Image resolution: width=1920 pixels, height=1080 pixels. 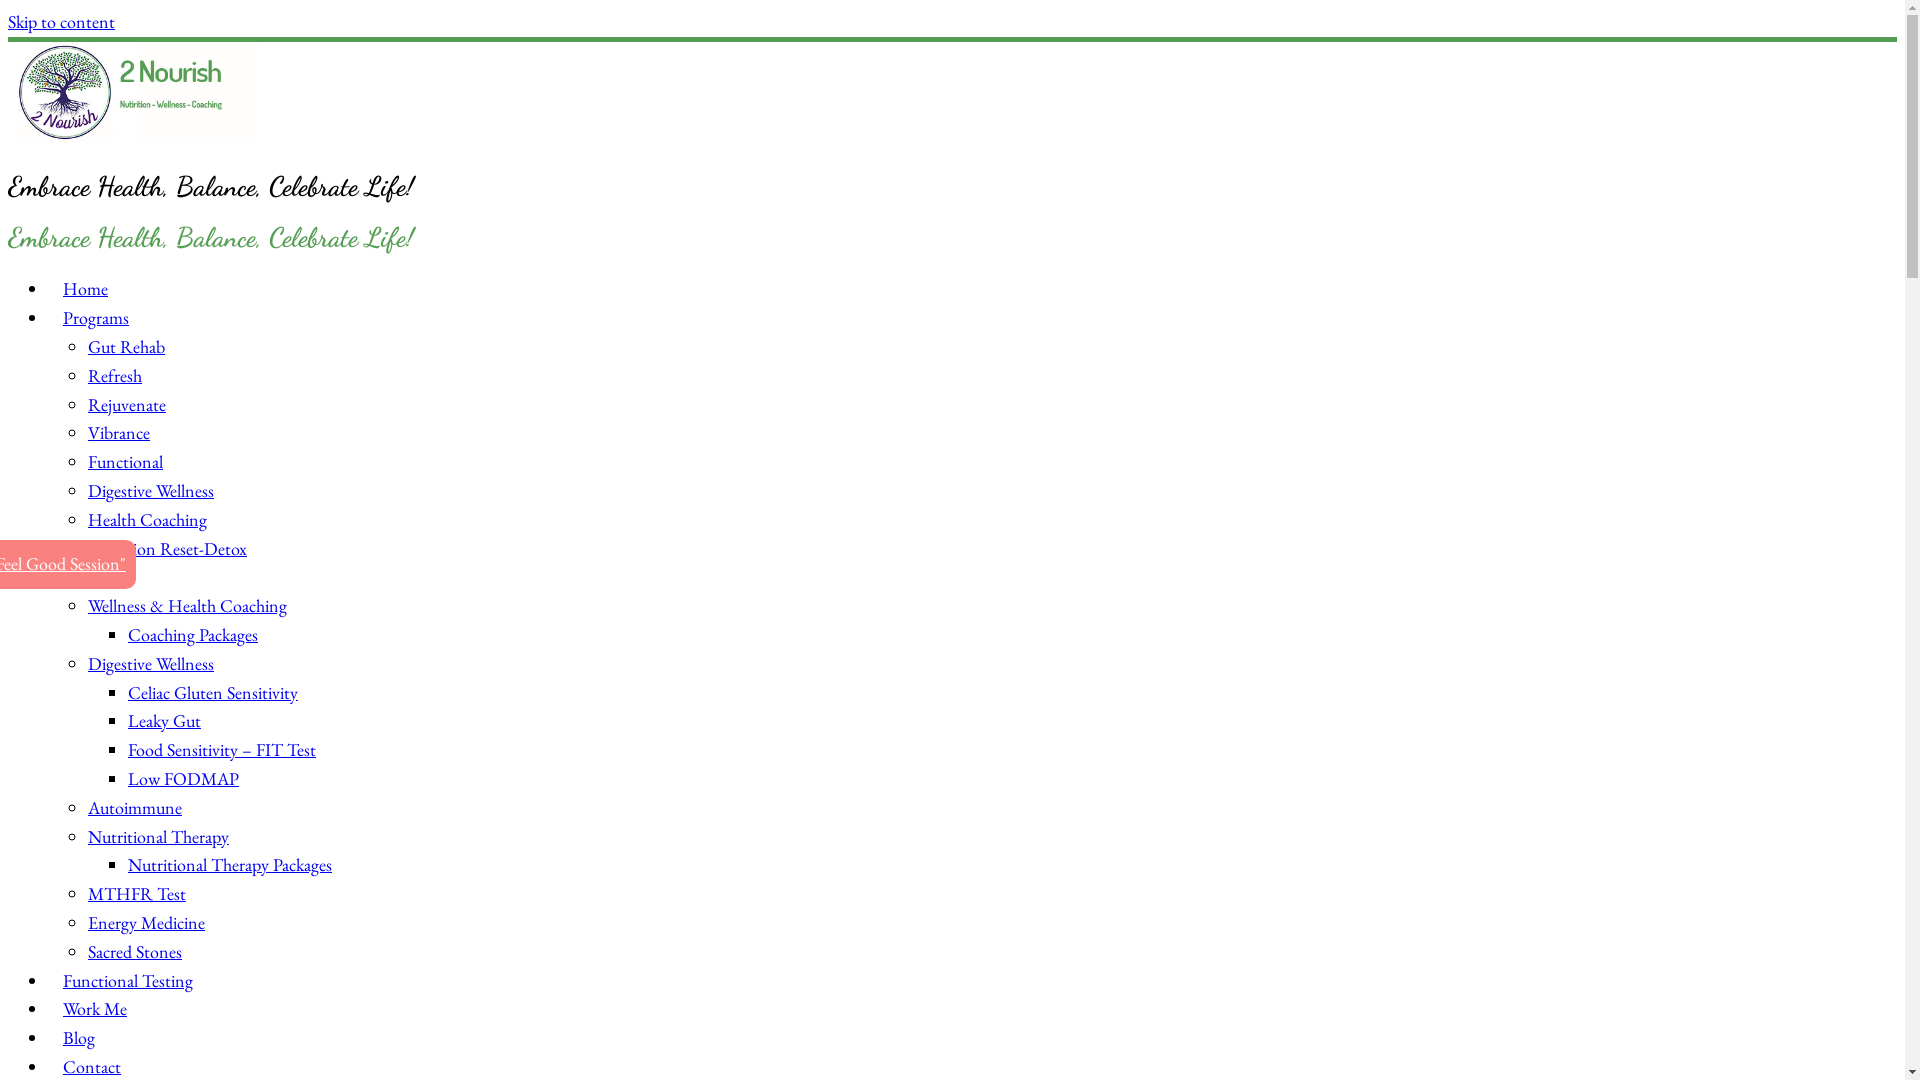 What do you see at coordinates (125, 404) in the screenshot?
I see `'Rejuvenate'` at bounding box center [125, 404].